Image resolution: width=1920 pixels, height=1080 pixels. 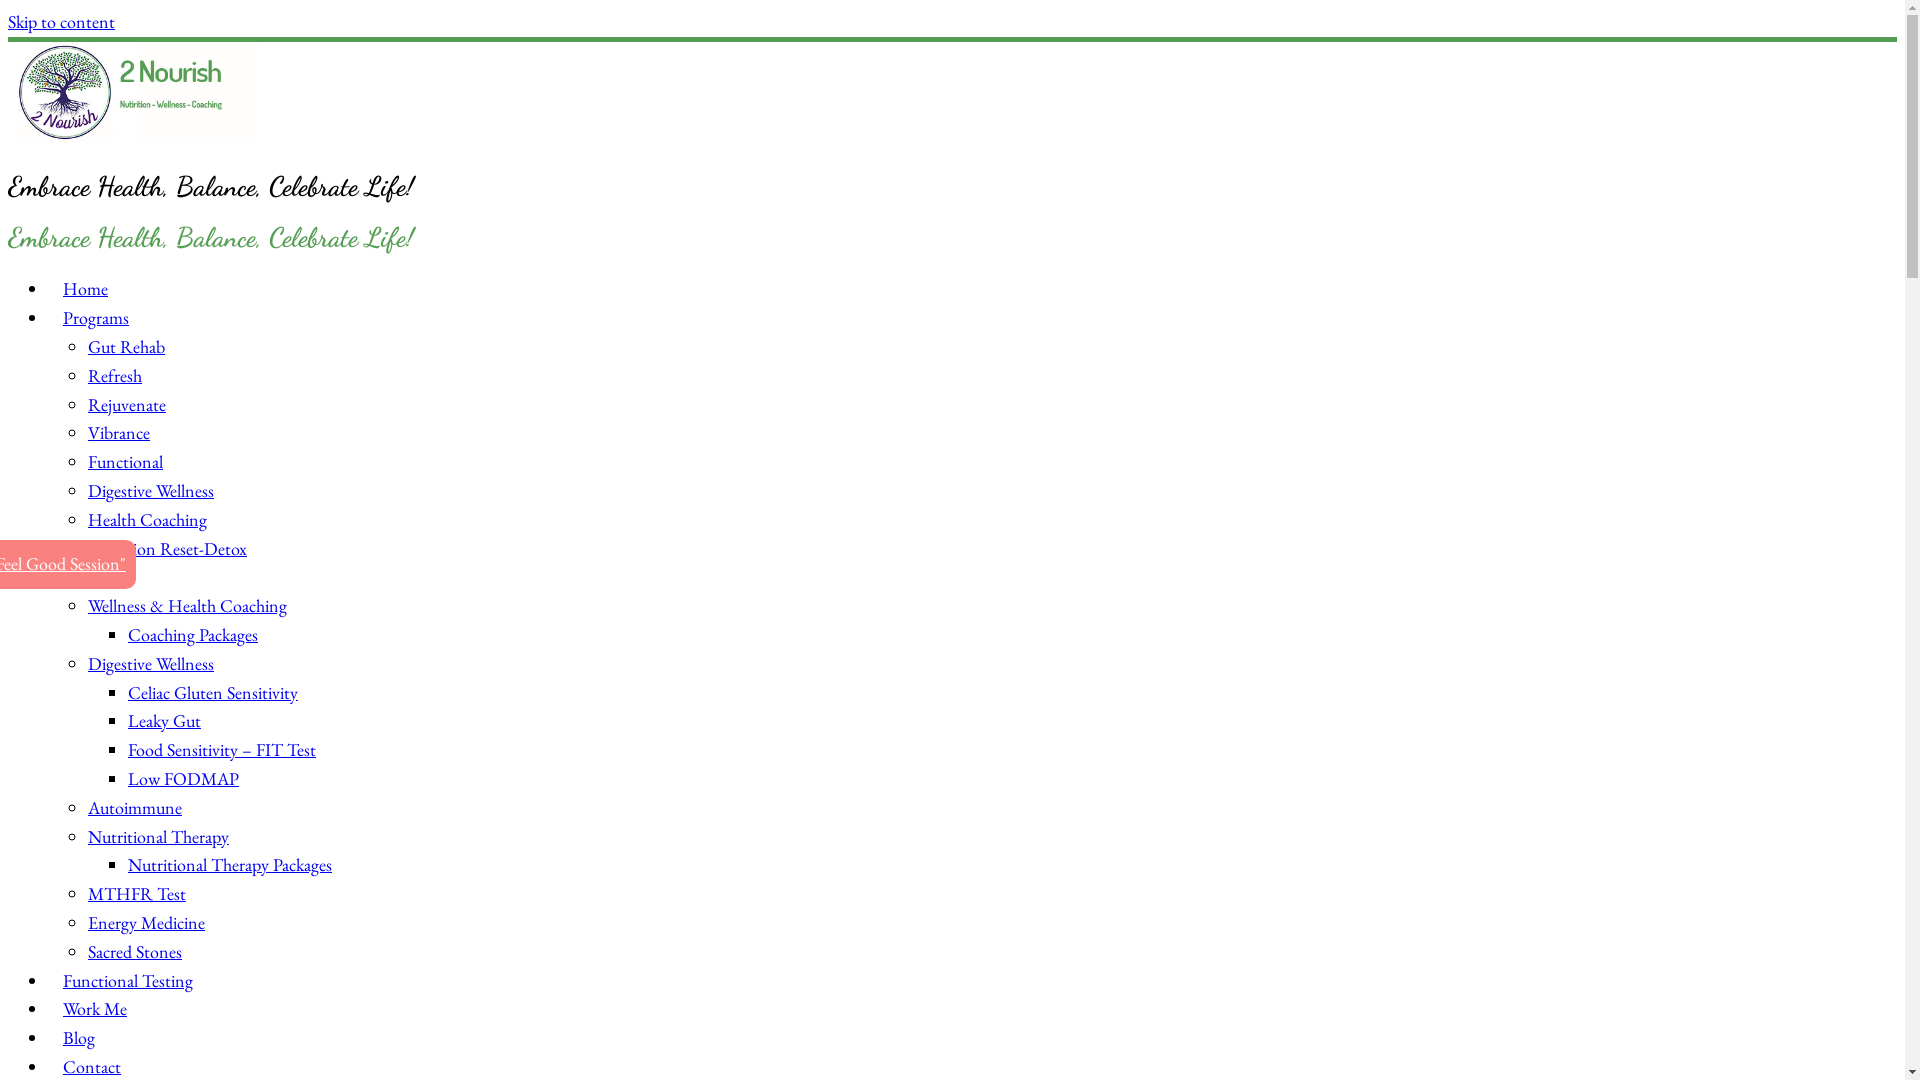 What do you see at coordinates (125, 404) in the screenshot?
I see `'Rejuvenate'` at bounding box center [125, 404].